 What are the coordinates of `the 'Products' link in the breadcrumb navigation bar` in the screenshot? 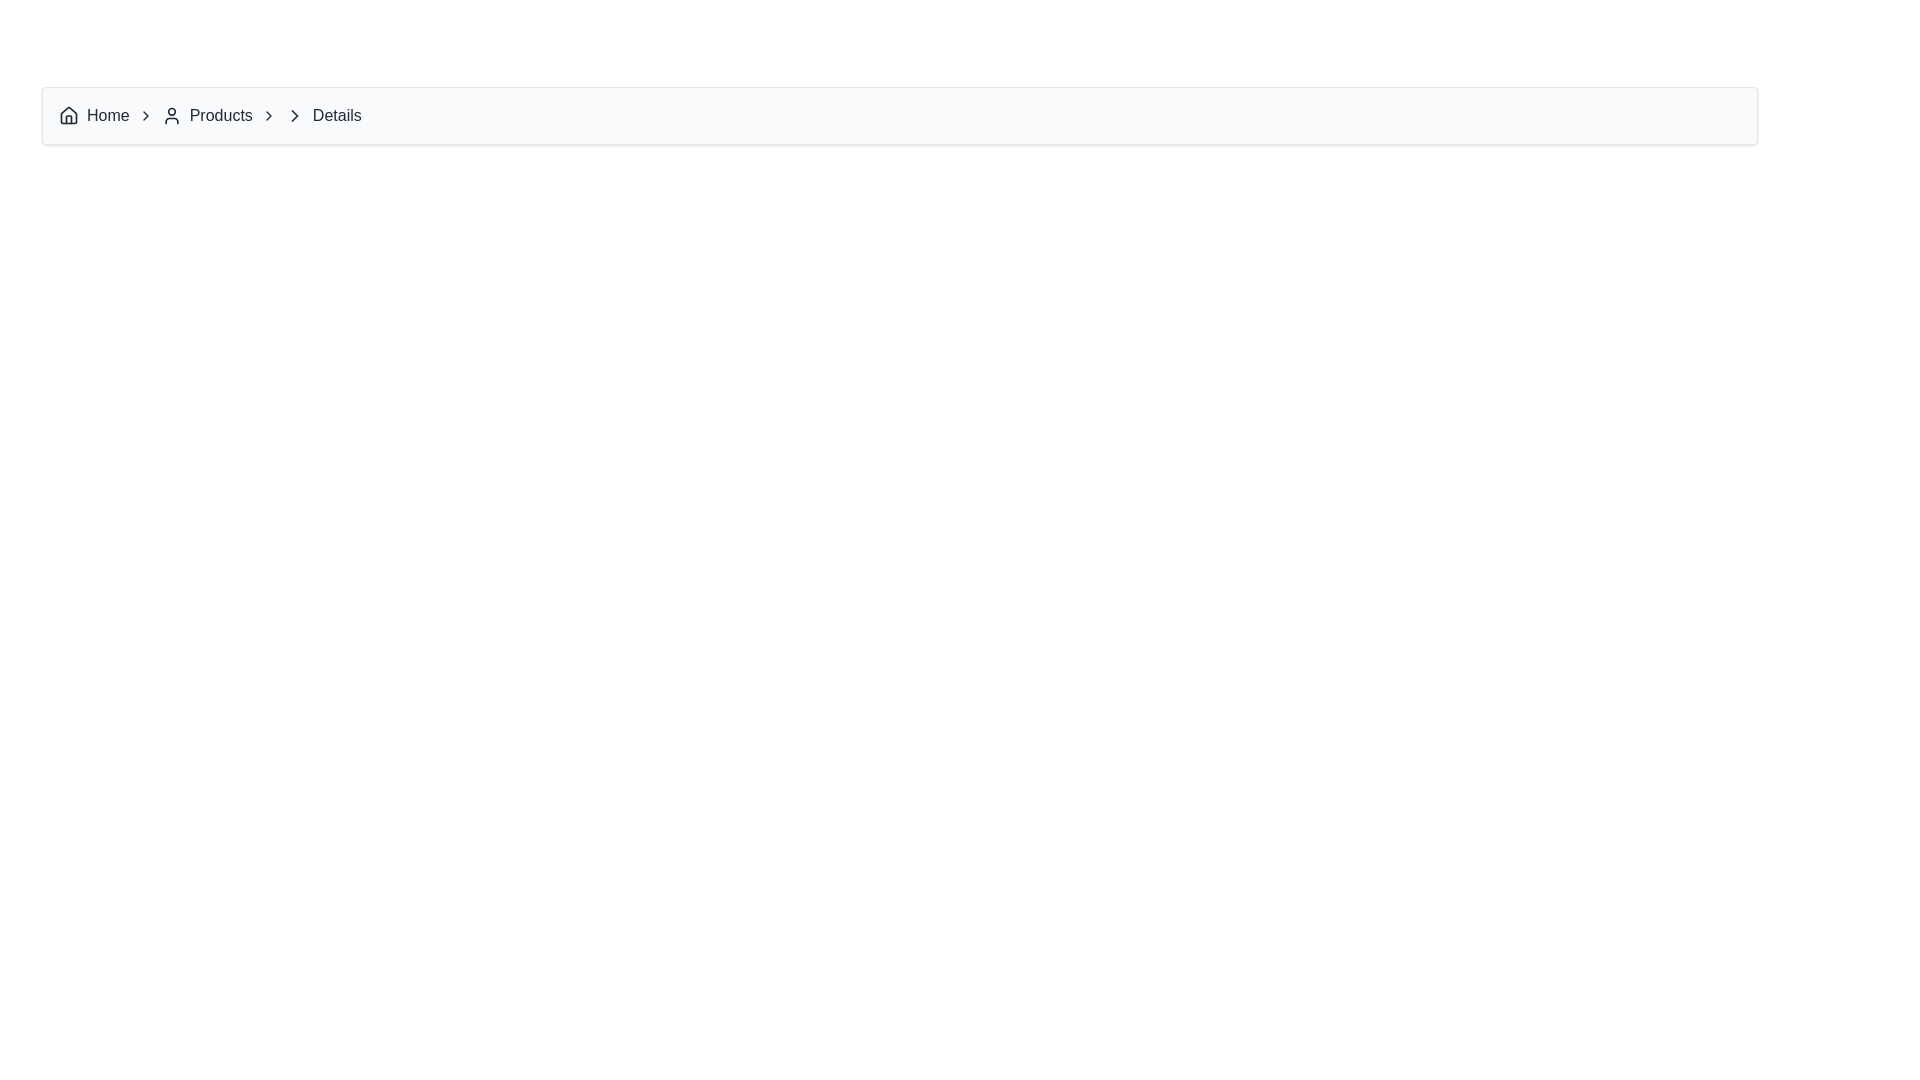 It's located at (206, 115).